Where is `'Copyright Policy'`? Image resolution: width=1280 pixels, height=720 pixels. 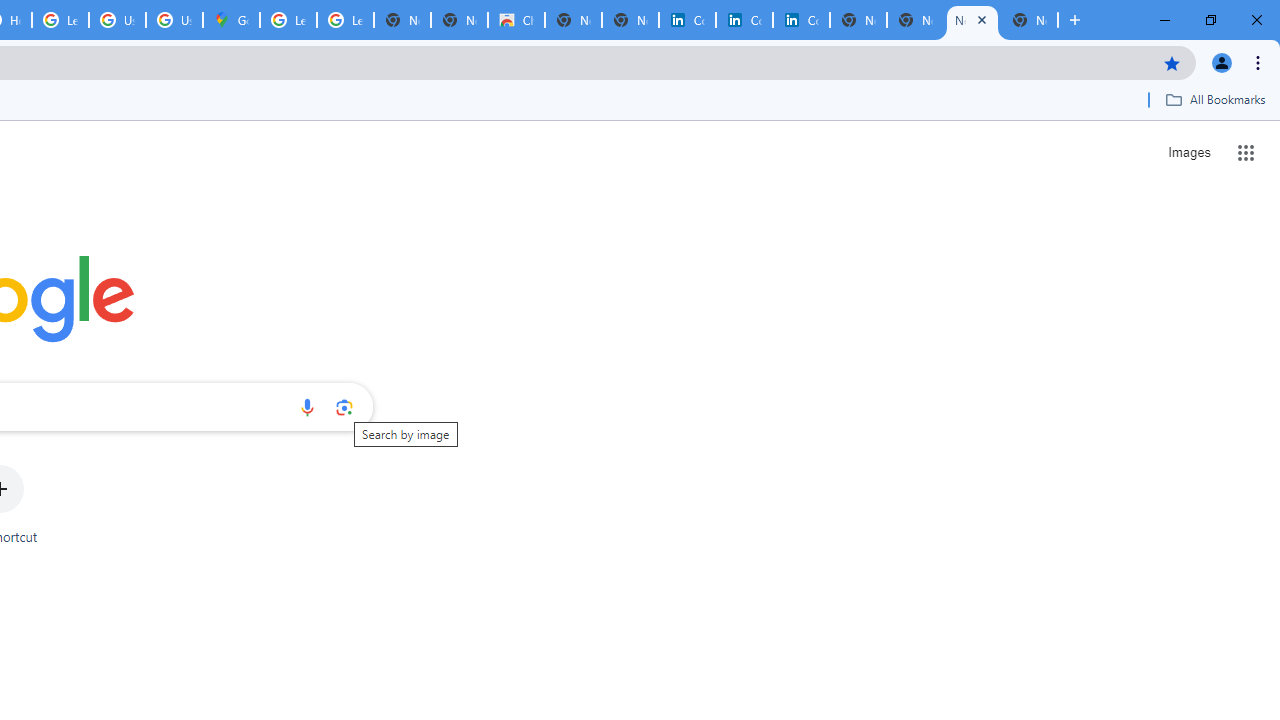
'Copyright Policy' is located at coordinates (801, 20).